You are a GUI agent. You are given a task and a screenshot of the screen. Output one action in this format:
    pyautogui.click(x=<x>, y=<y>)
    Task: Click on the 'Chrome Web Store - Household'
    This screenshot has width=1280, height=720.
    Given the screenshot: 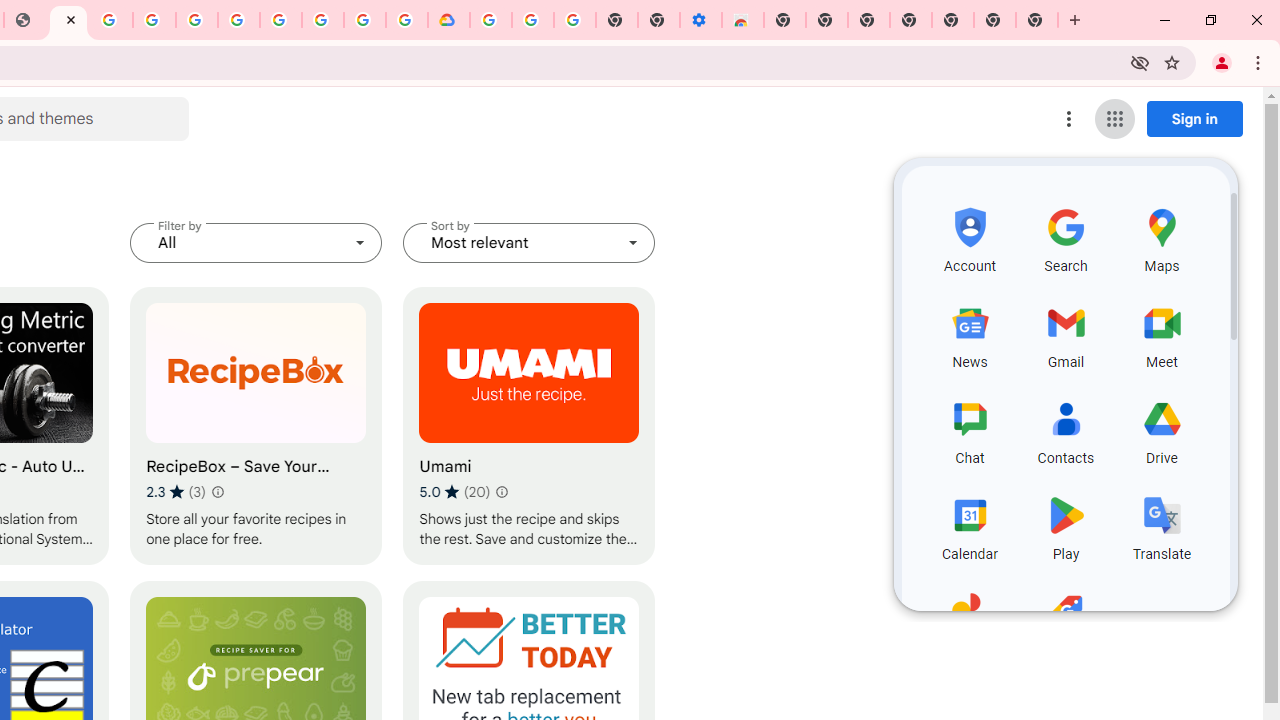 What is the action you would take?
    pyautogui.click(x=68, y=20)
    